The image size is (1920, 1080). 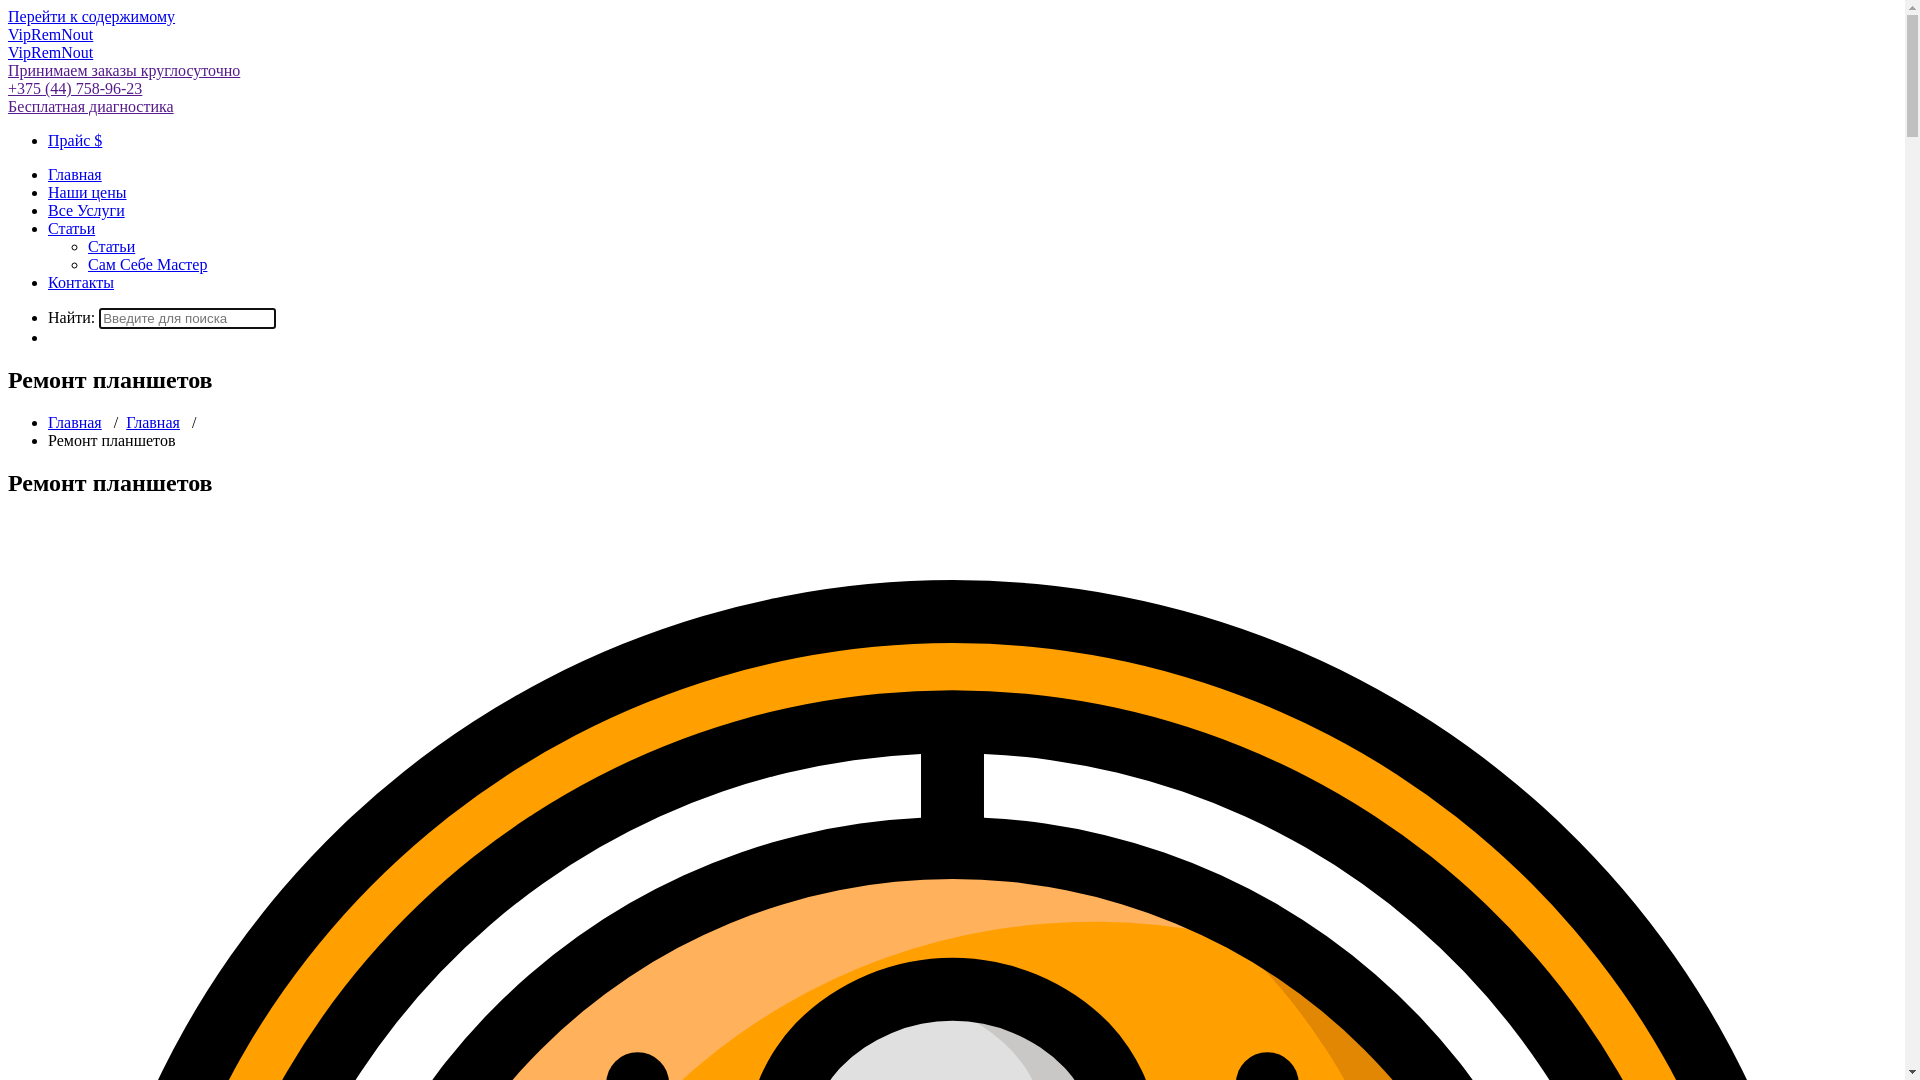 I want to click on 'VipRemNout', so click(x=50, y=34).